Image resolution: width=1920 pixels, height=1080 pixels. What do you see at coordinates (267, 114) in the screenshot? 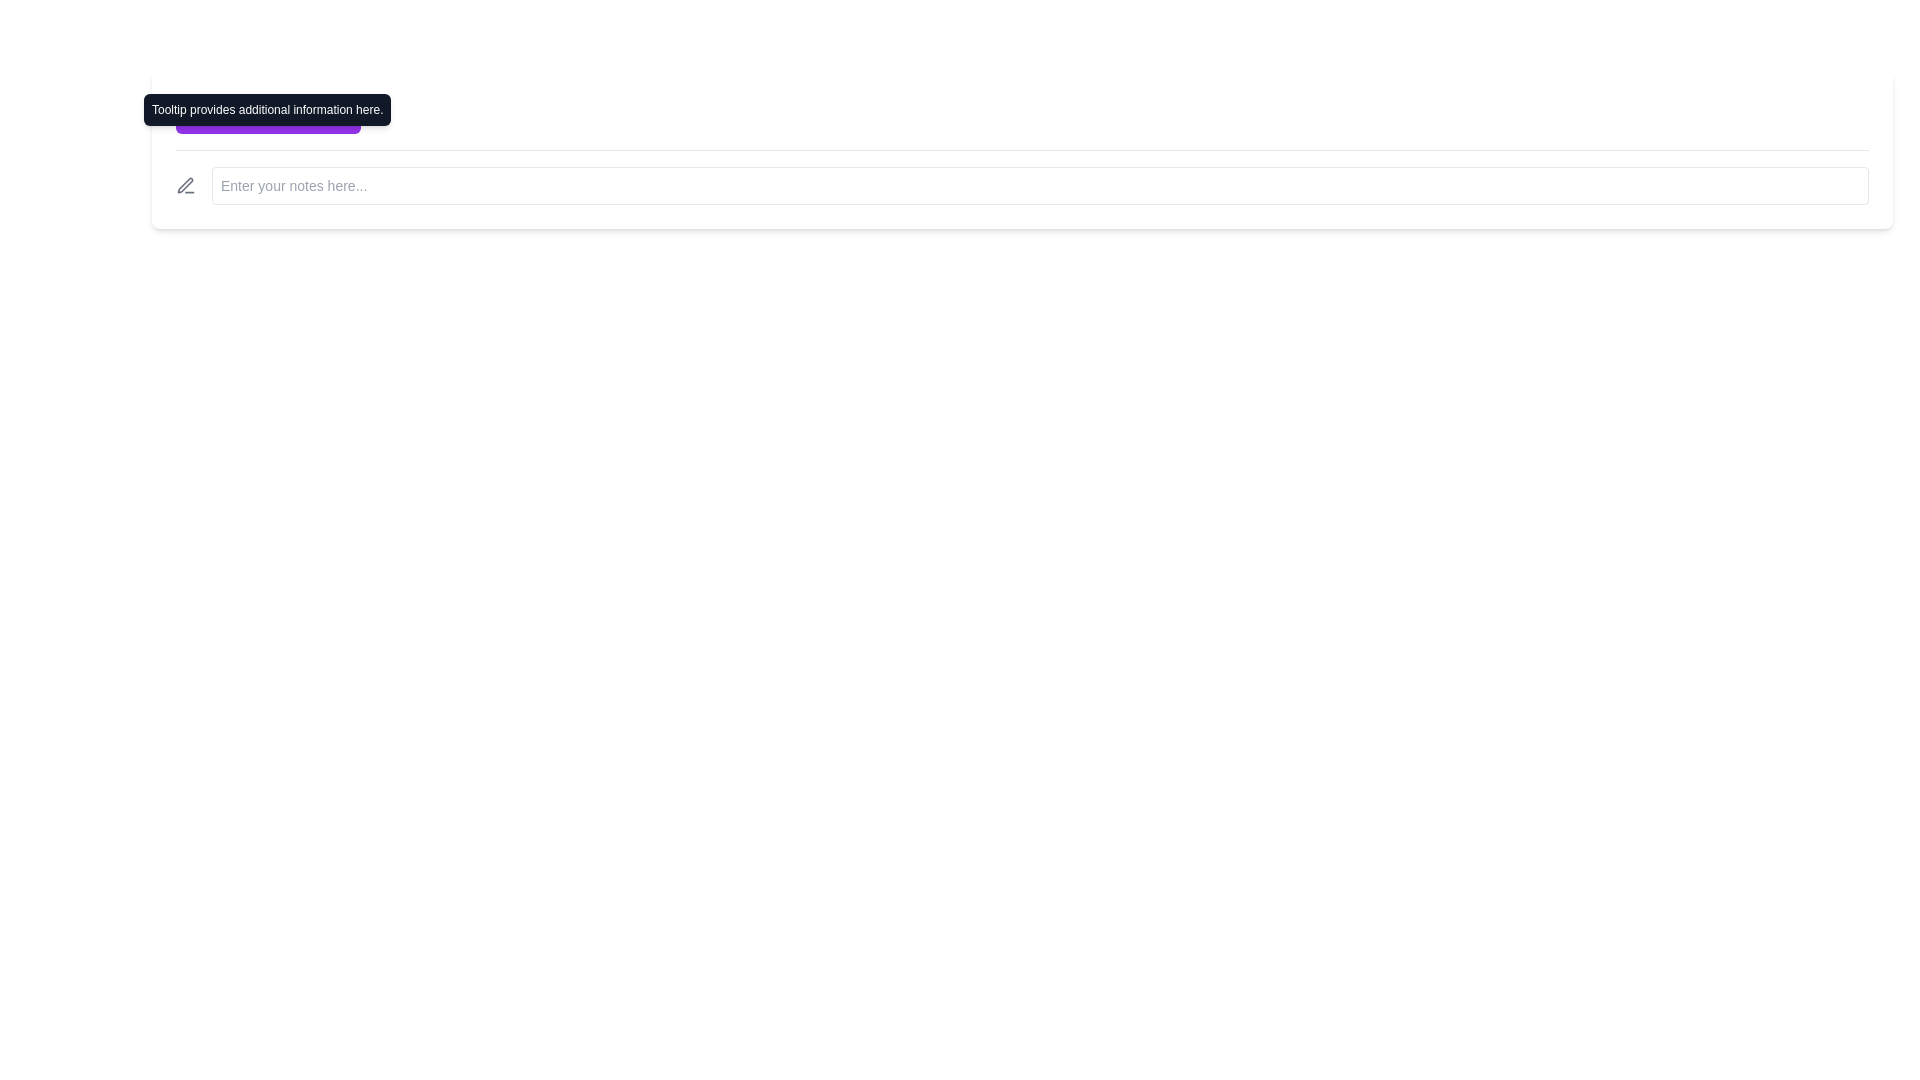
I see `the 'Hover for Info' button with a purple background and an information icon` at bounding box center [267, 114].